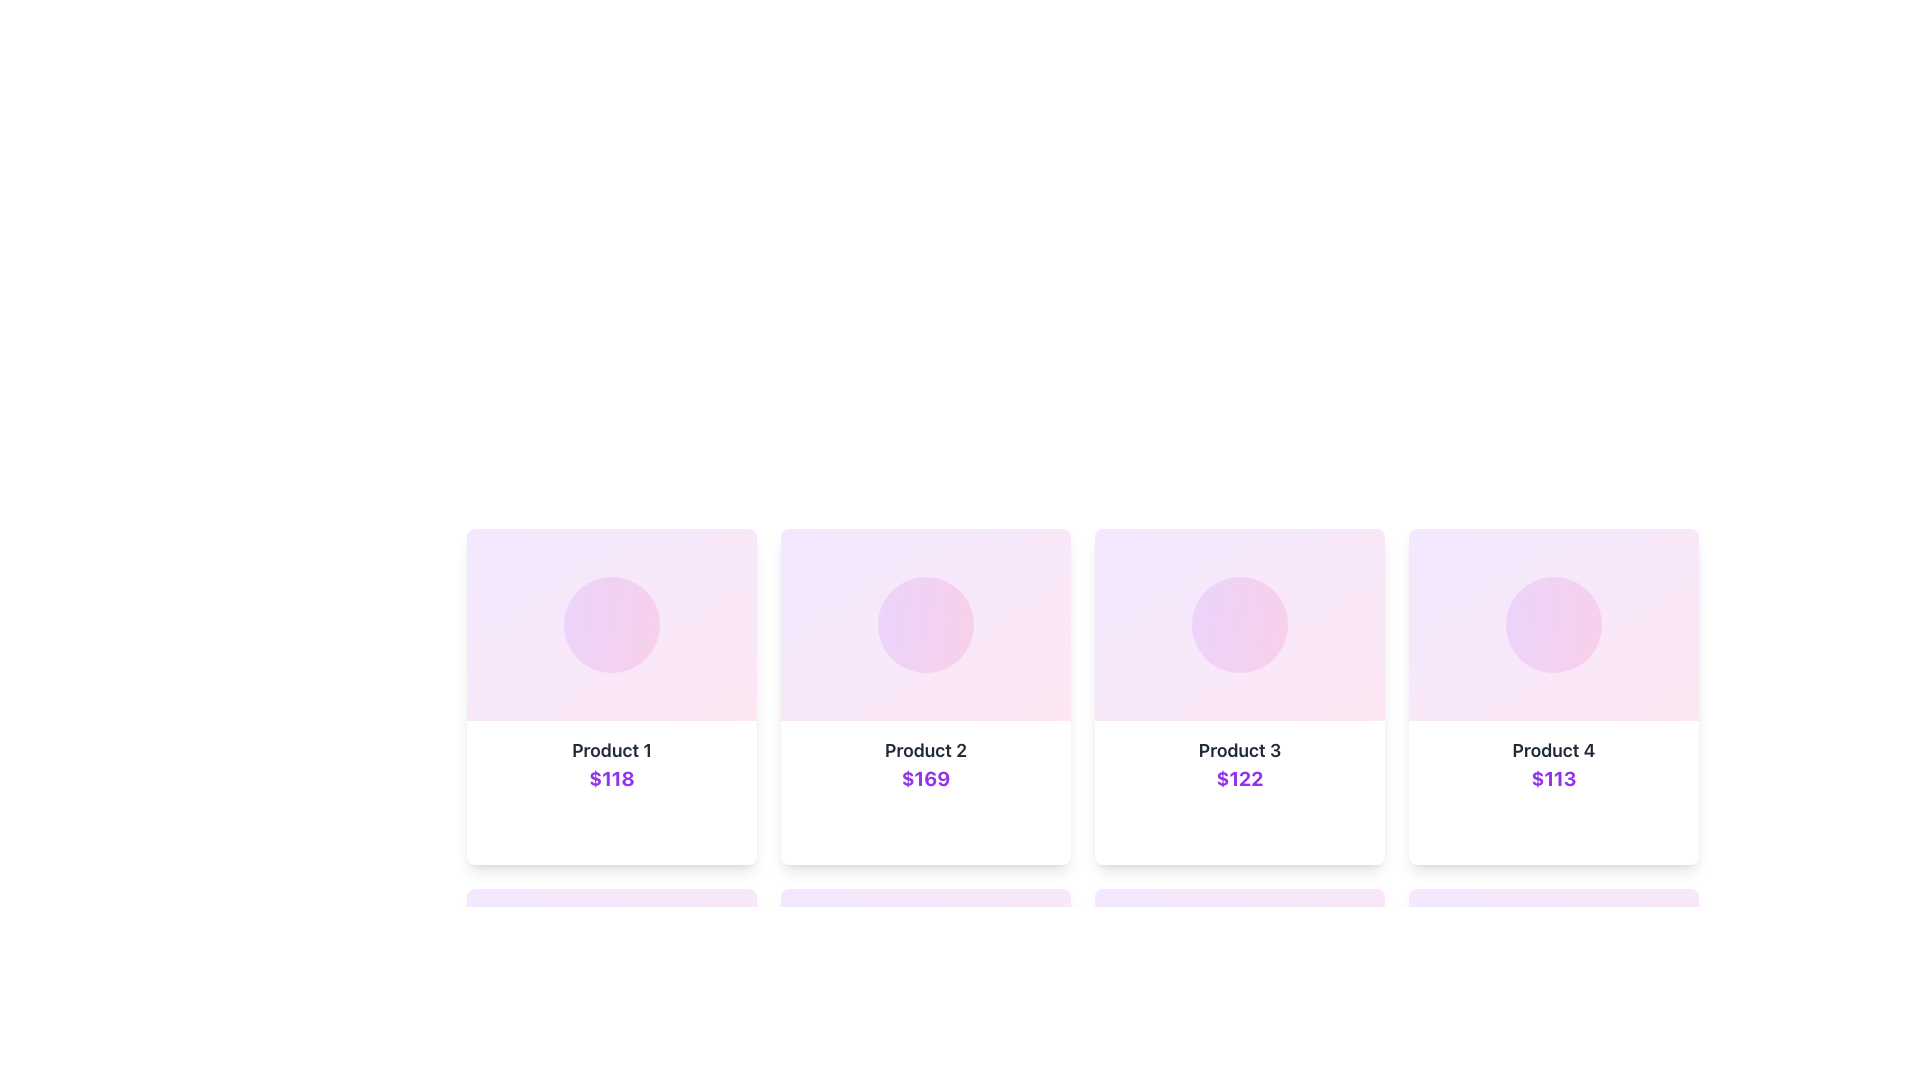 This screenshot has width=1920, height=1080. Describe the element at coordinates (1553, 751) in the screenshot. I see `the text label that serves as the name or title of the product in the fourth card, located above the pricing text of '$113'` at that location.